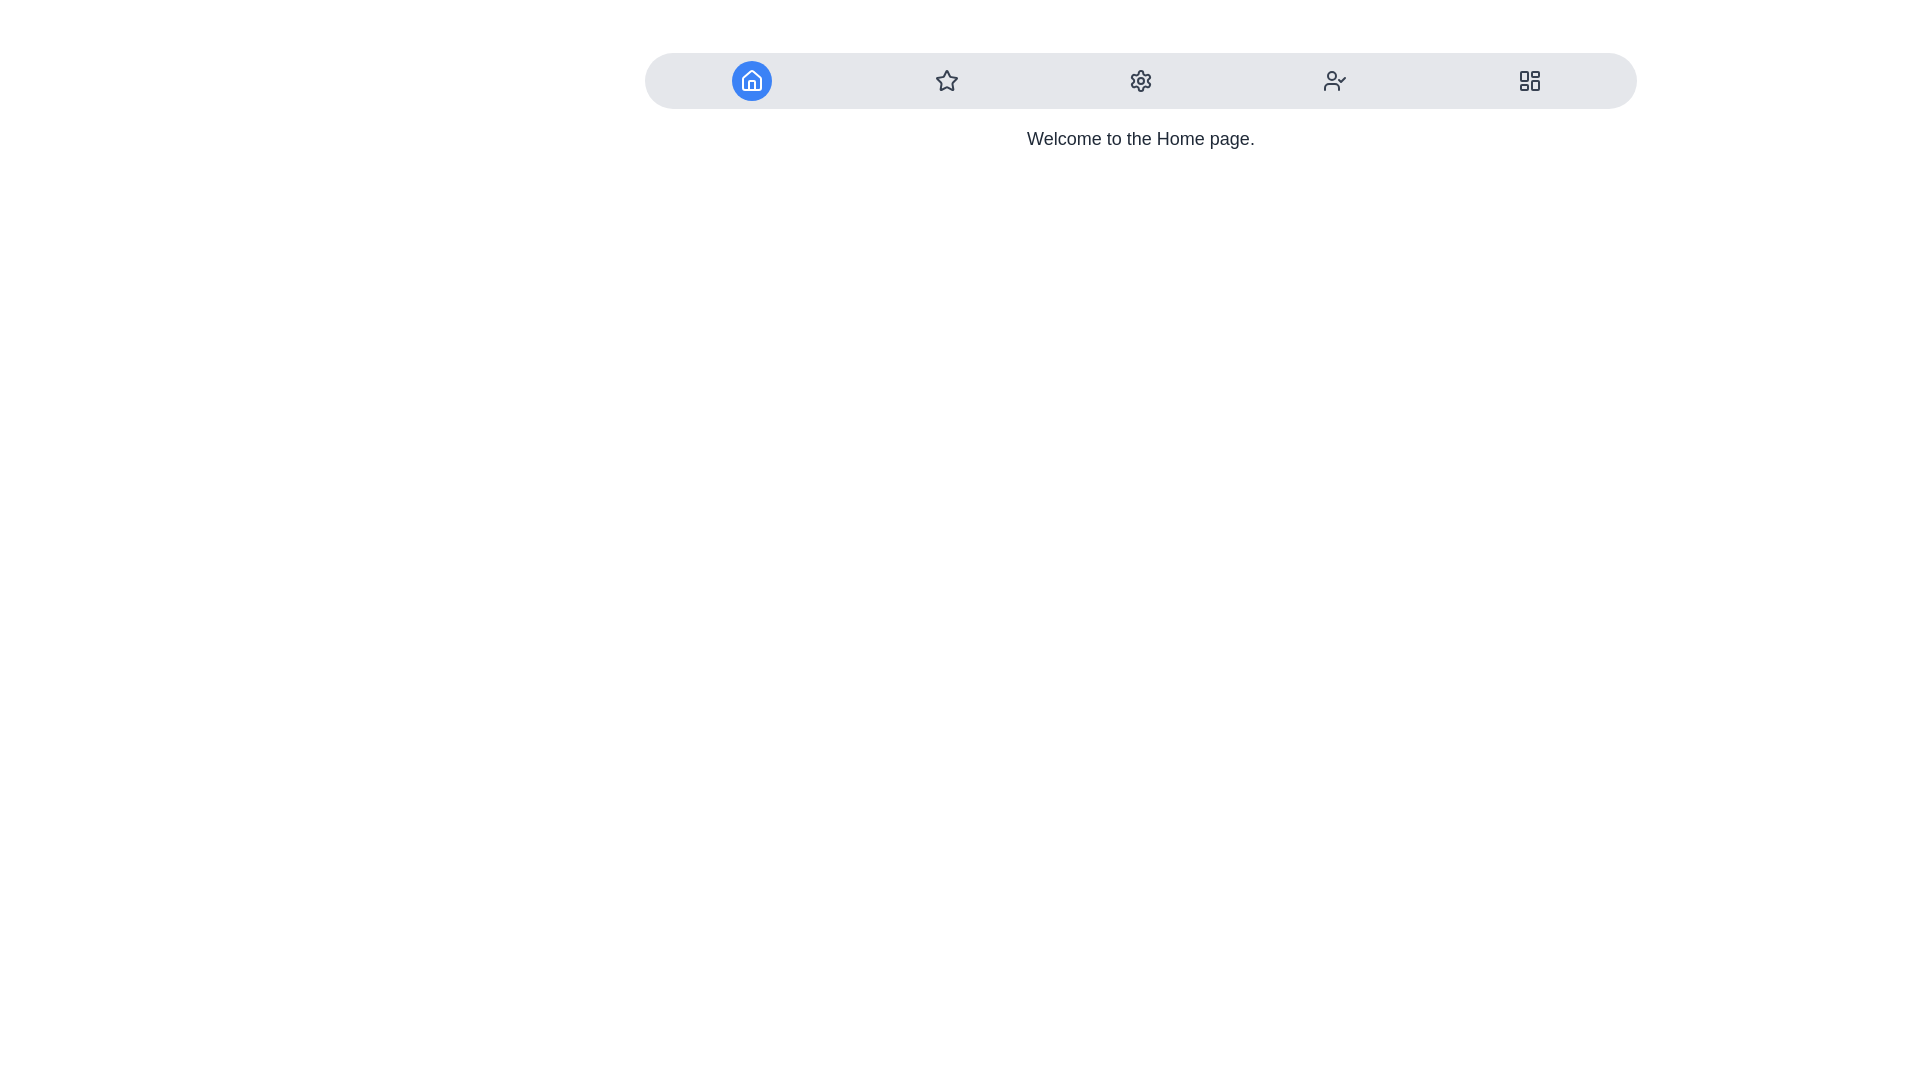 This screenshot has height=1080, width=1920. What do you see at coordinates (1141, 80) in the screenshot?
I see `the tab corresponding to Settings` at bounding box center [1141, 80].